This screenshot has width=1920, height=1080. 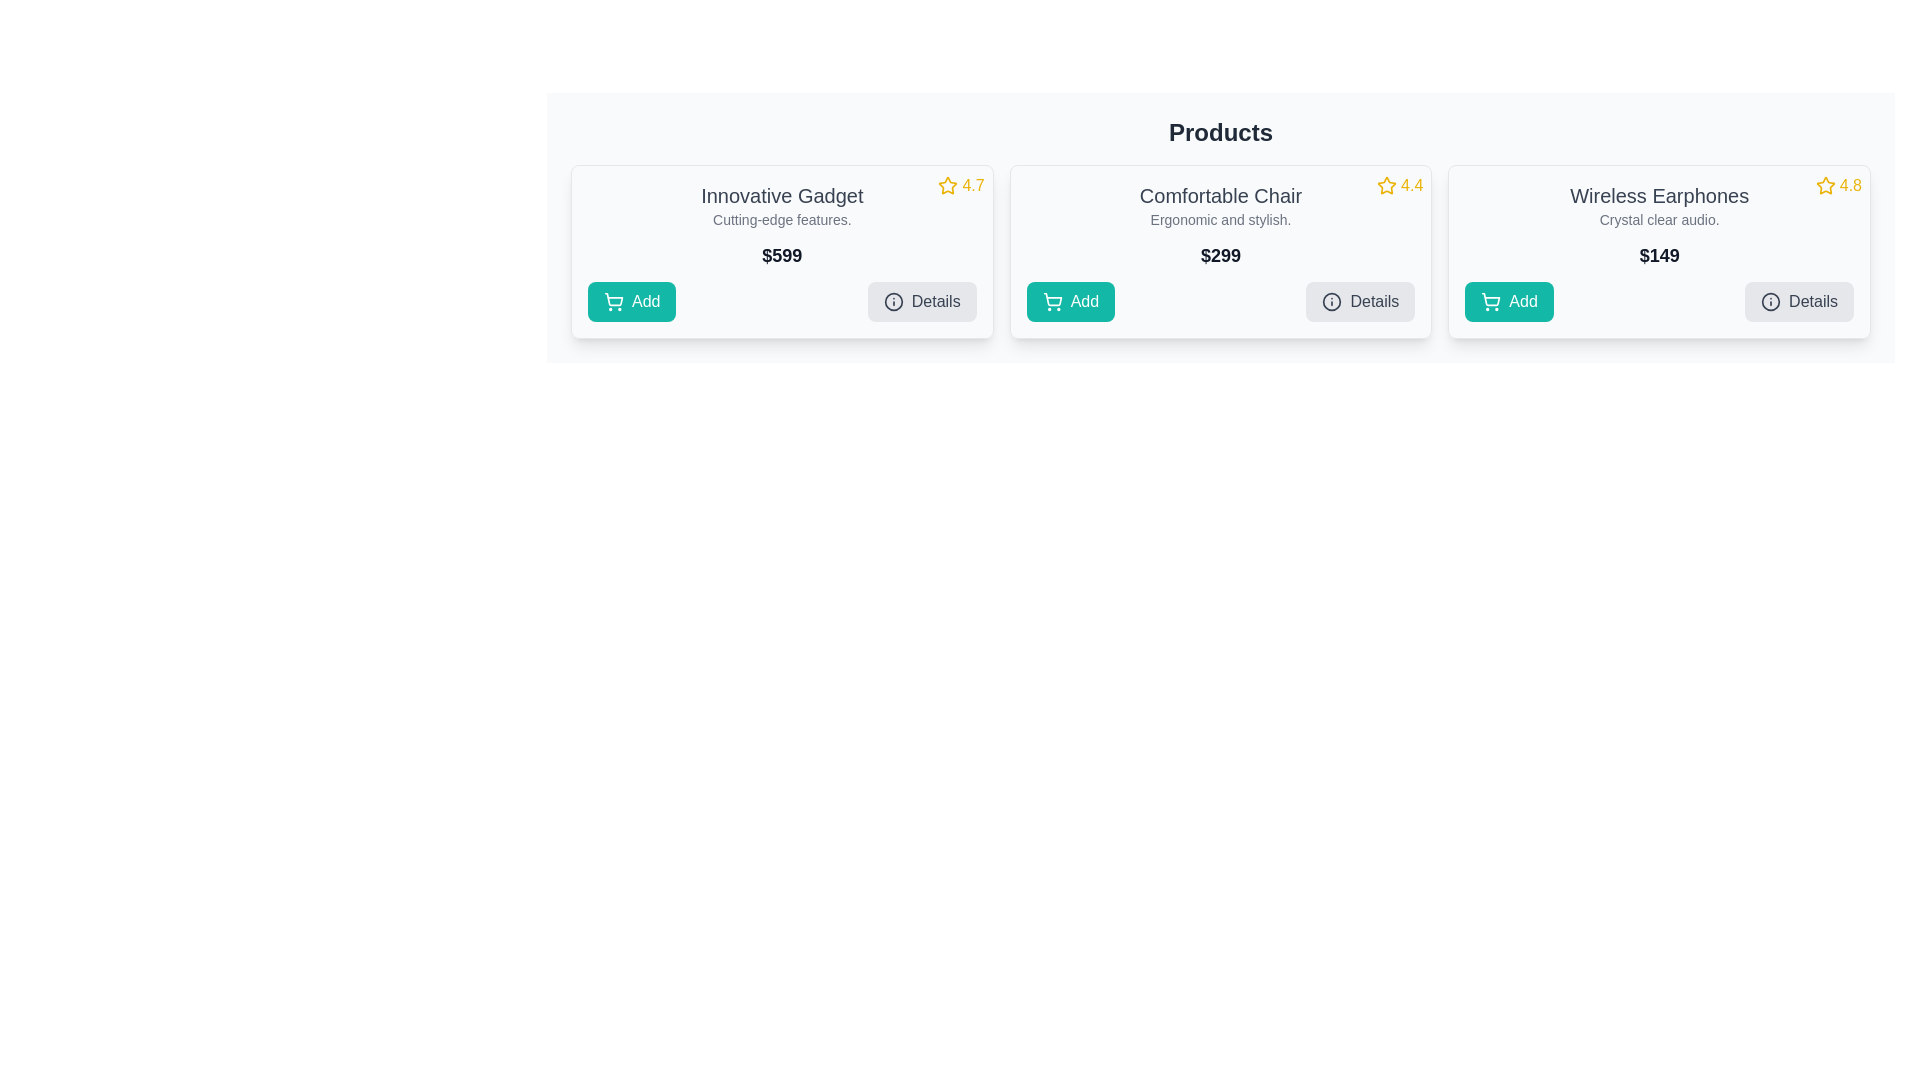 What do you see at coordinates (973, 185) in the screenshot?
I see `the text display showing '4.7', which is styled in yellowish color and positioned next to a star icon in the top-right corner of the 'Innovative Gadget' product card` at bounding box center [973, 185].